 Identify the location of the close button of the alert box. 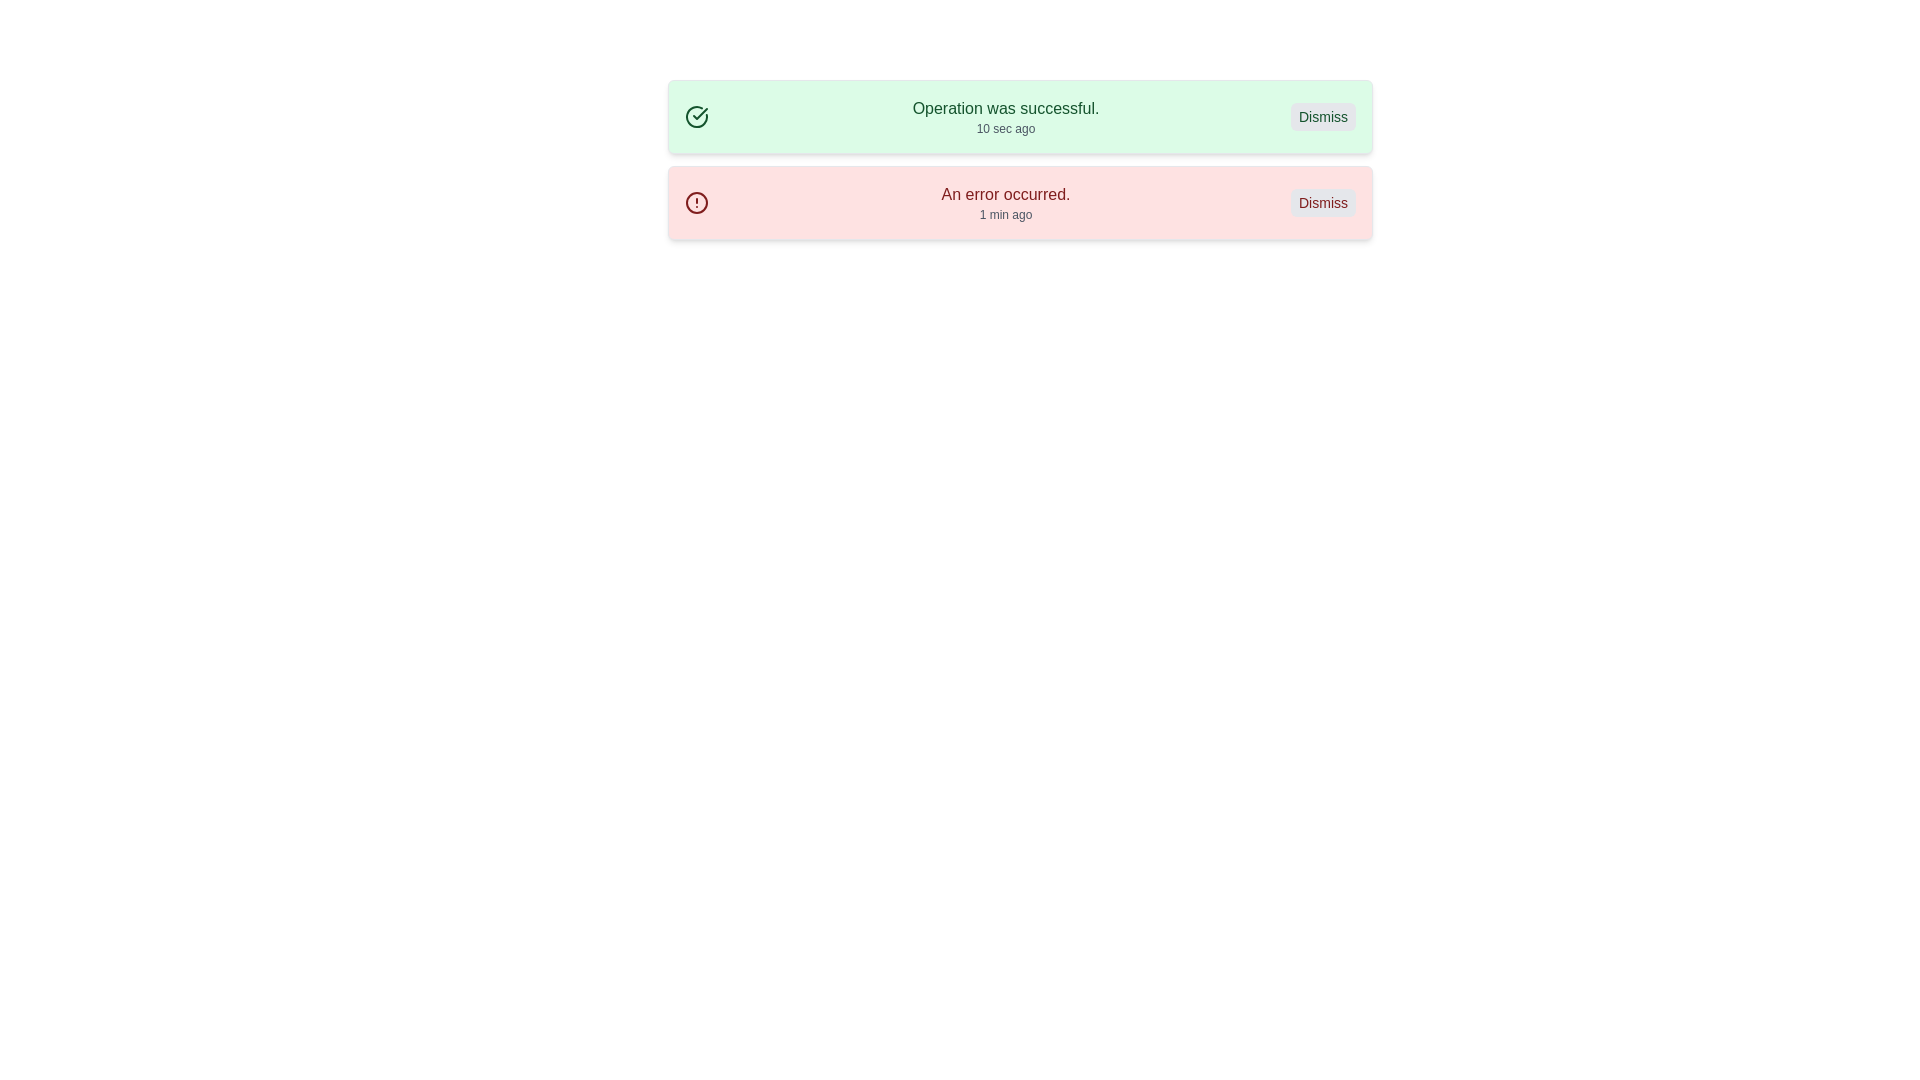
(1323, 203).